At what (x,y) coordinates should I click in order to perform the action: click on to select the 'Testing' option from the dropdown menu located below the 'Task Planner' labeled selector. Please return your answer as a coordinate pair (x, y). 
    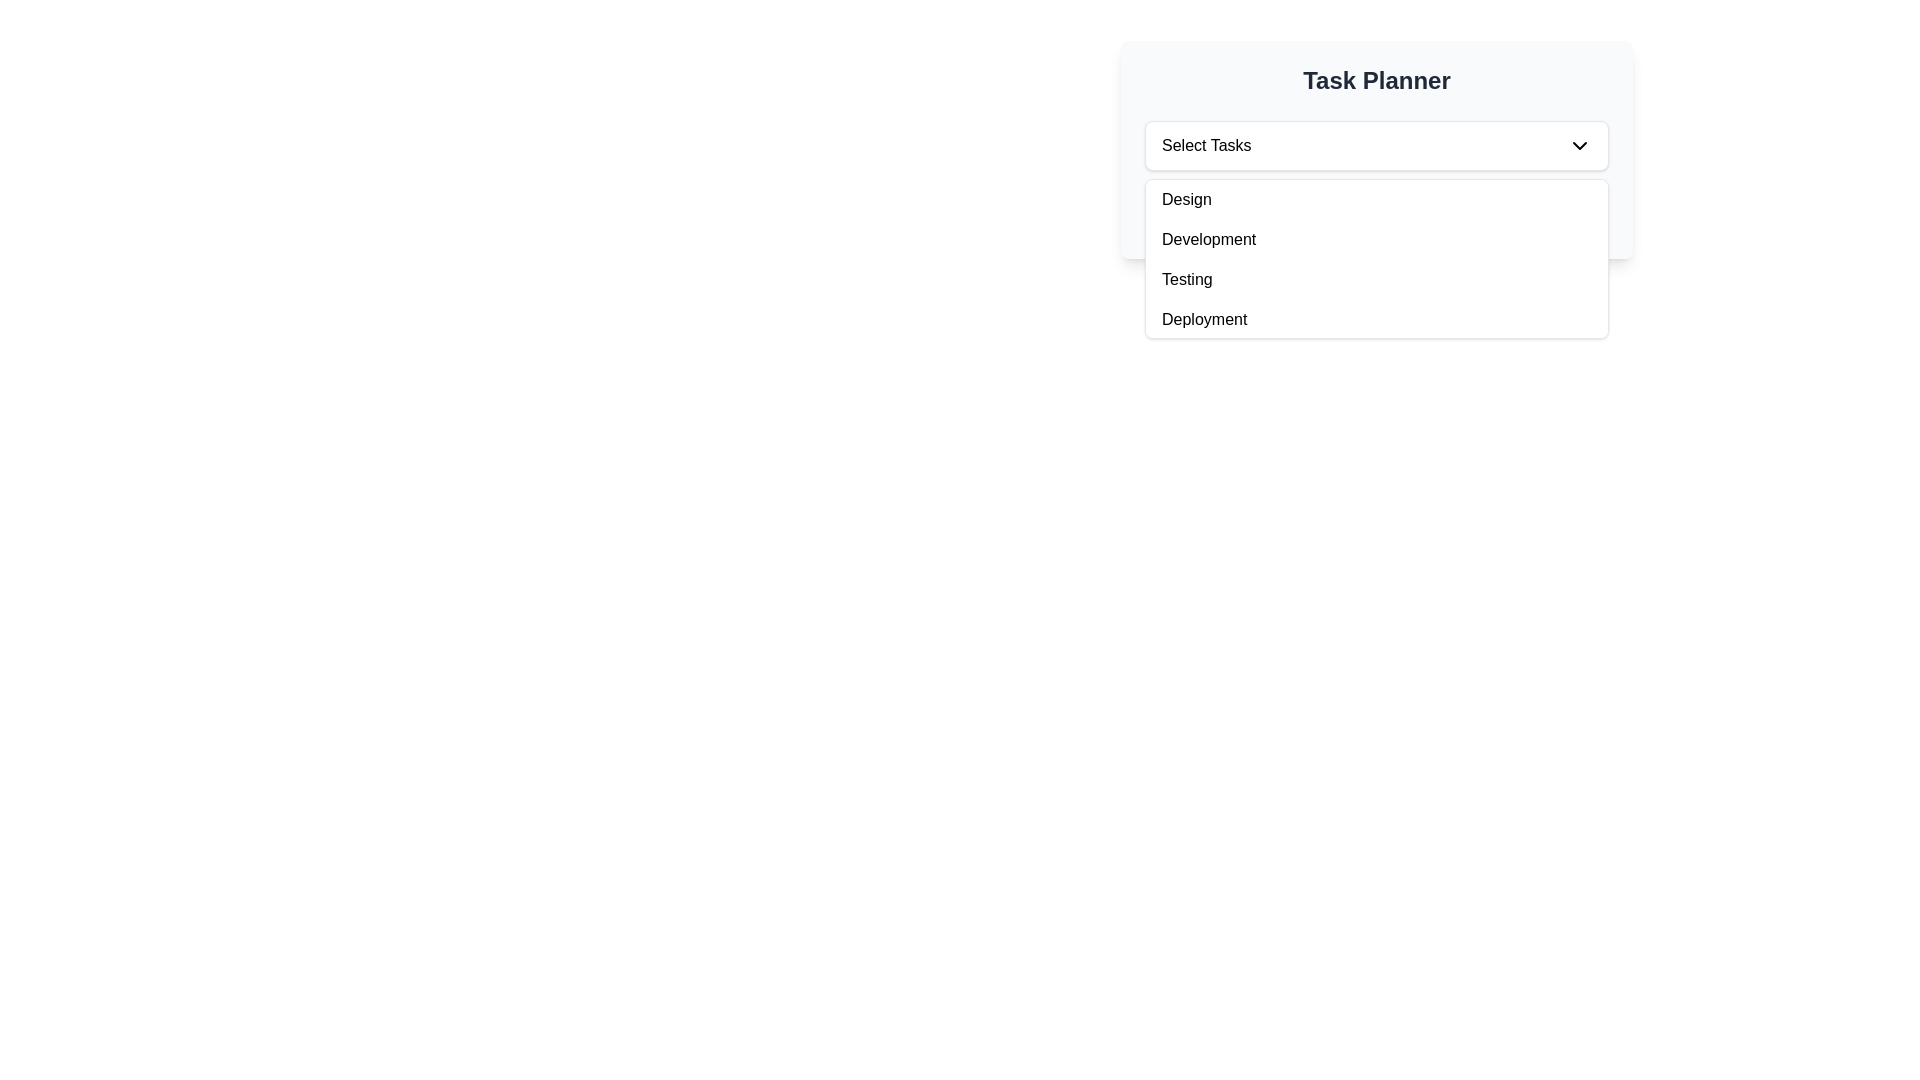
    Looking at the image, I should click on (1376, 257).